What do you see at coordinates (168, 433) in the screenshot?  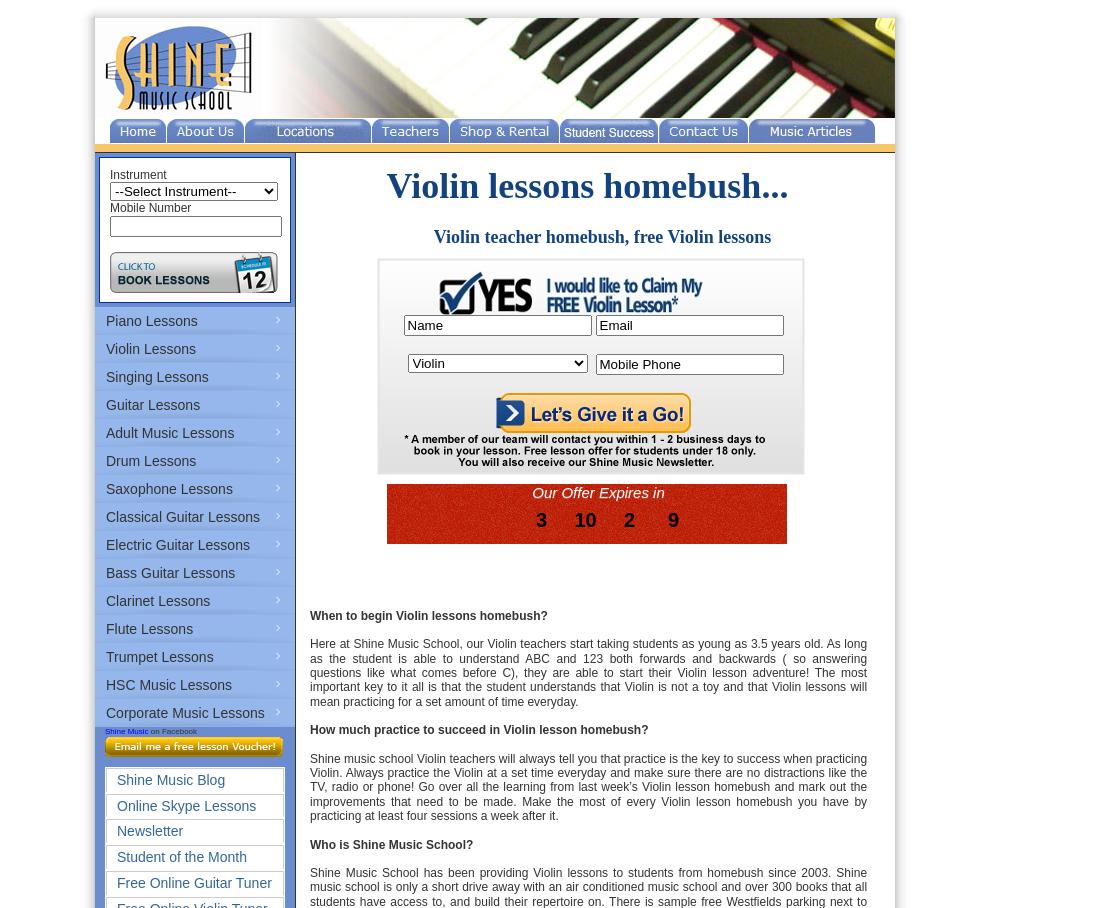 I see `'Adult Music Lessons'` at bounding box center [168, 433].